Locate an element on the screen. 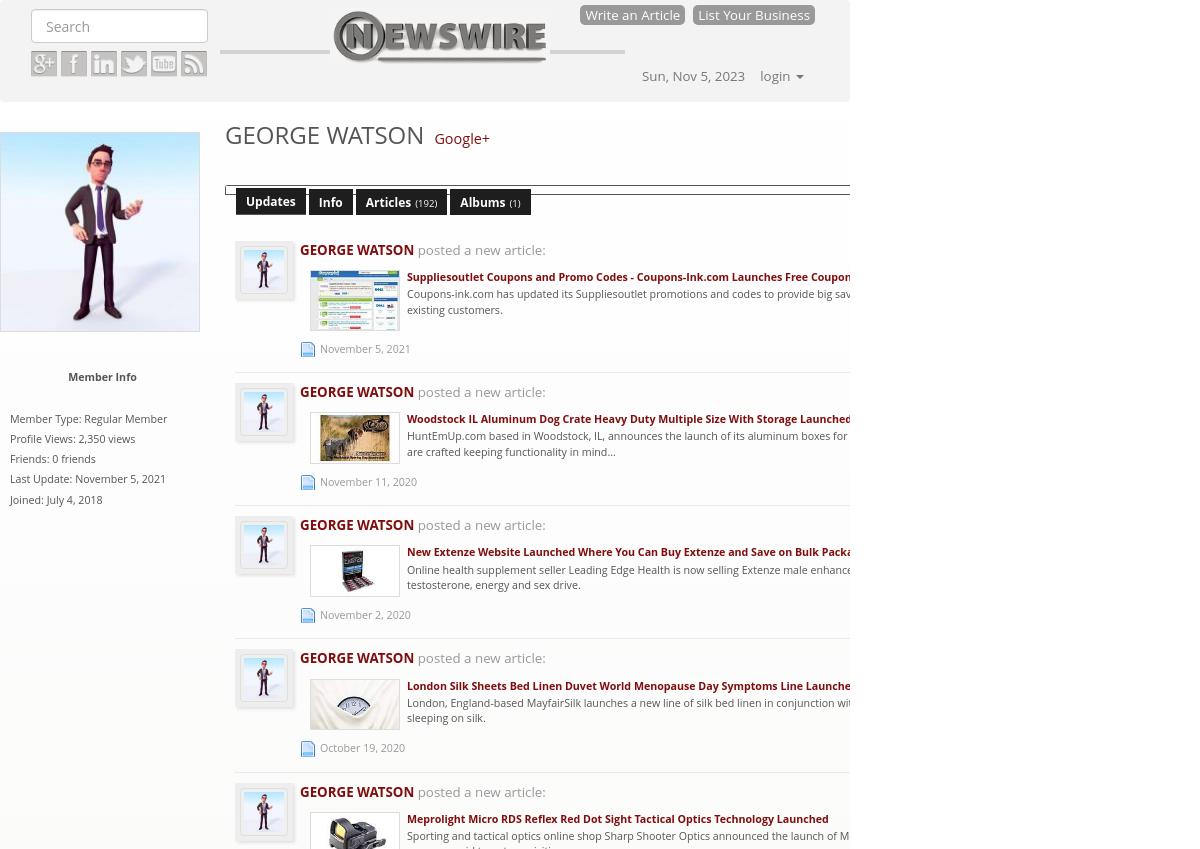 The height and width of the screenshot is (849, 1200). 'November 2, 2020' is located at coordinates (365, 612).